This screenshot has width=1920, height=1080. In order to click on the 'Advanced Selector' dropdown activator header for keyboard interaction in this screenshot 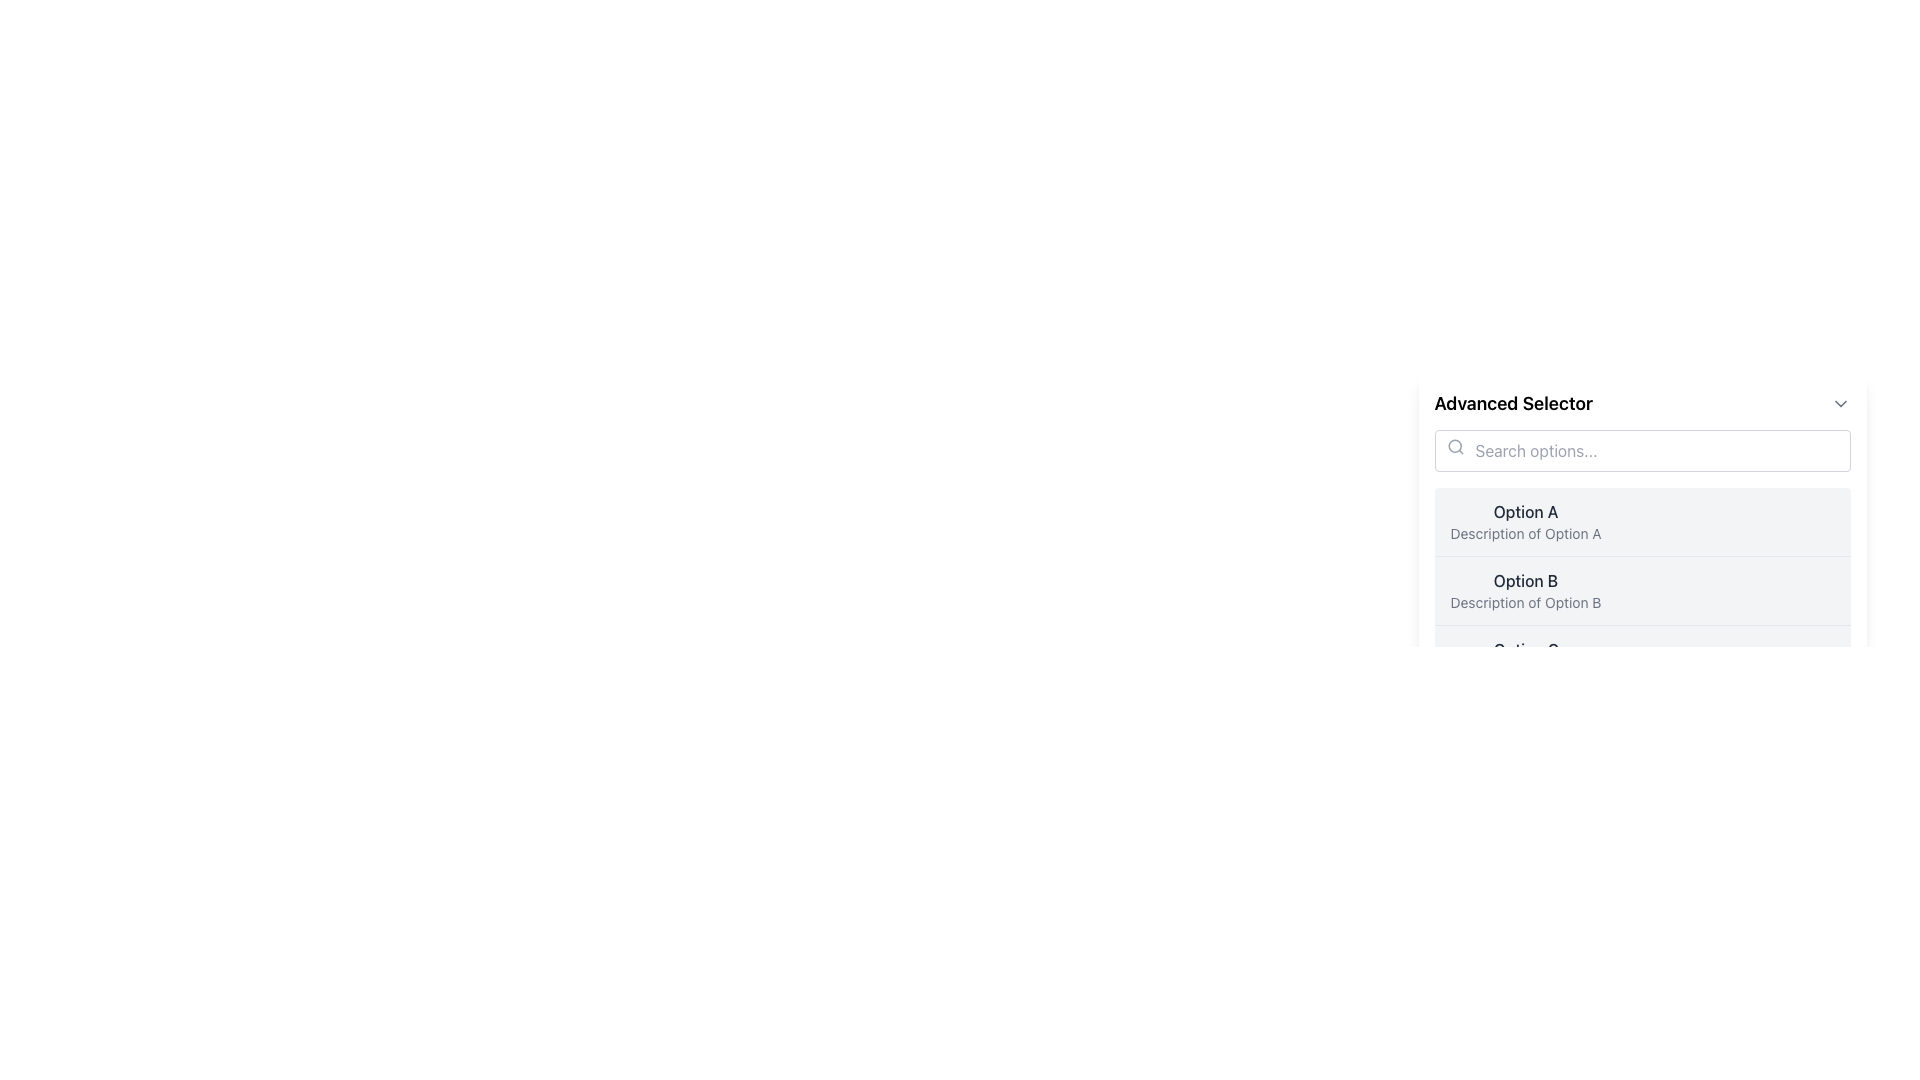, I will do `click(1642, 404)`.